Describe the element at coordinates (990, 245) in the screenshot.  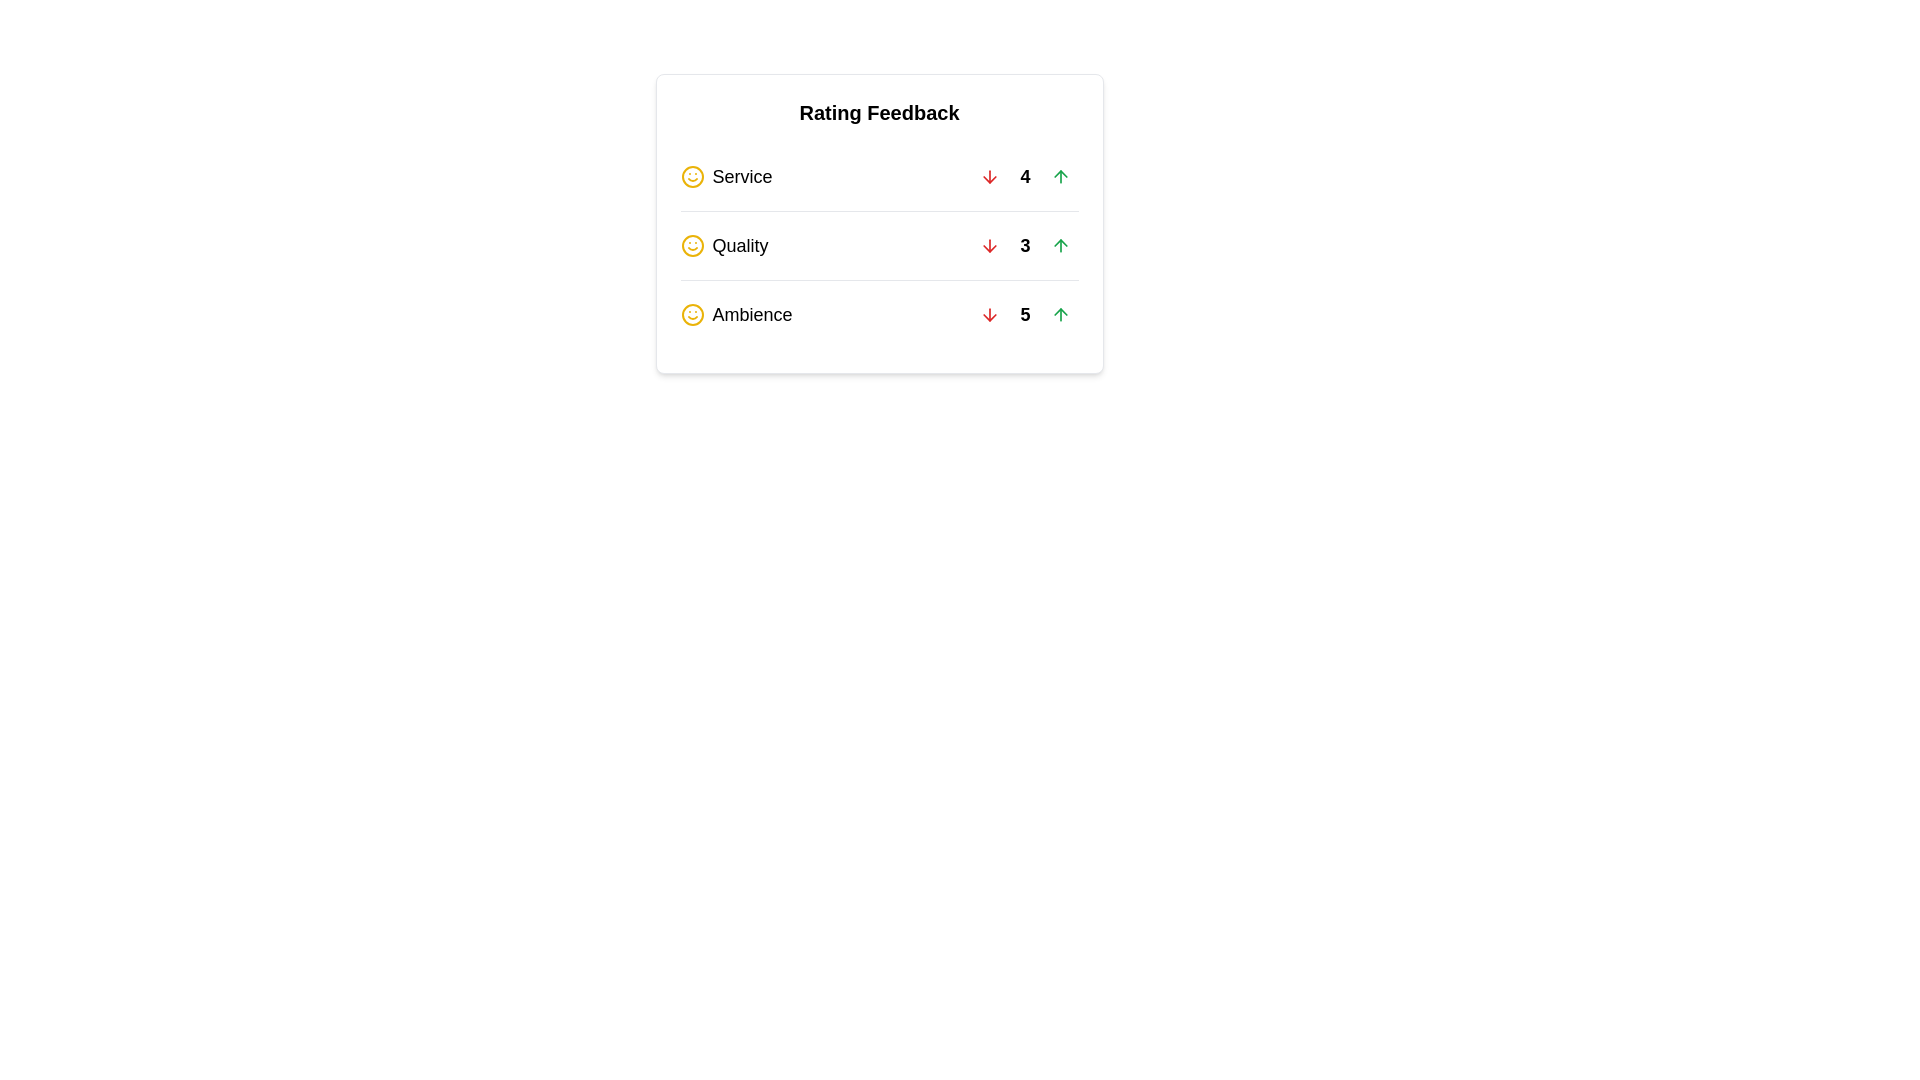
I see `the downward-pointing red arrow icon in the 'Quality' row to decrease the value` at that location.